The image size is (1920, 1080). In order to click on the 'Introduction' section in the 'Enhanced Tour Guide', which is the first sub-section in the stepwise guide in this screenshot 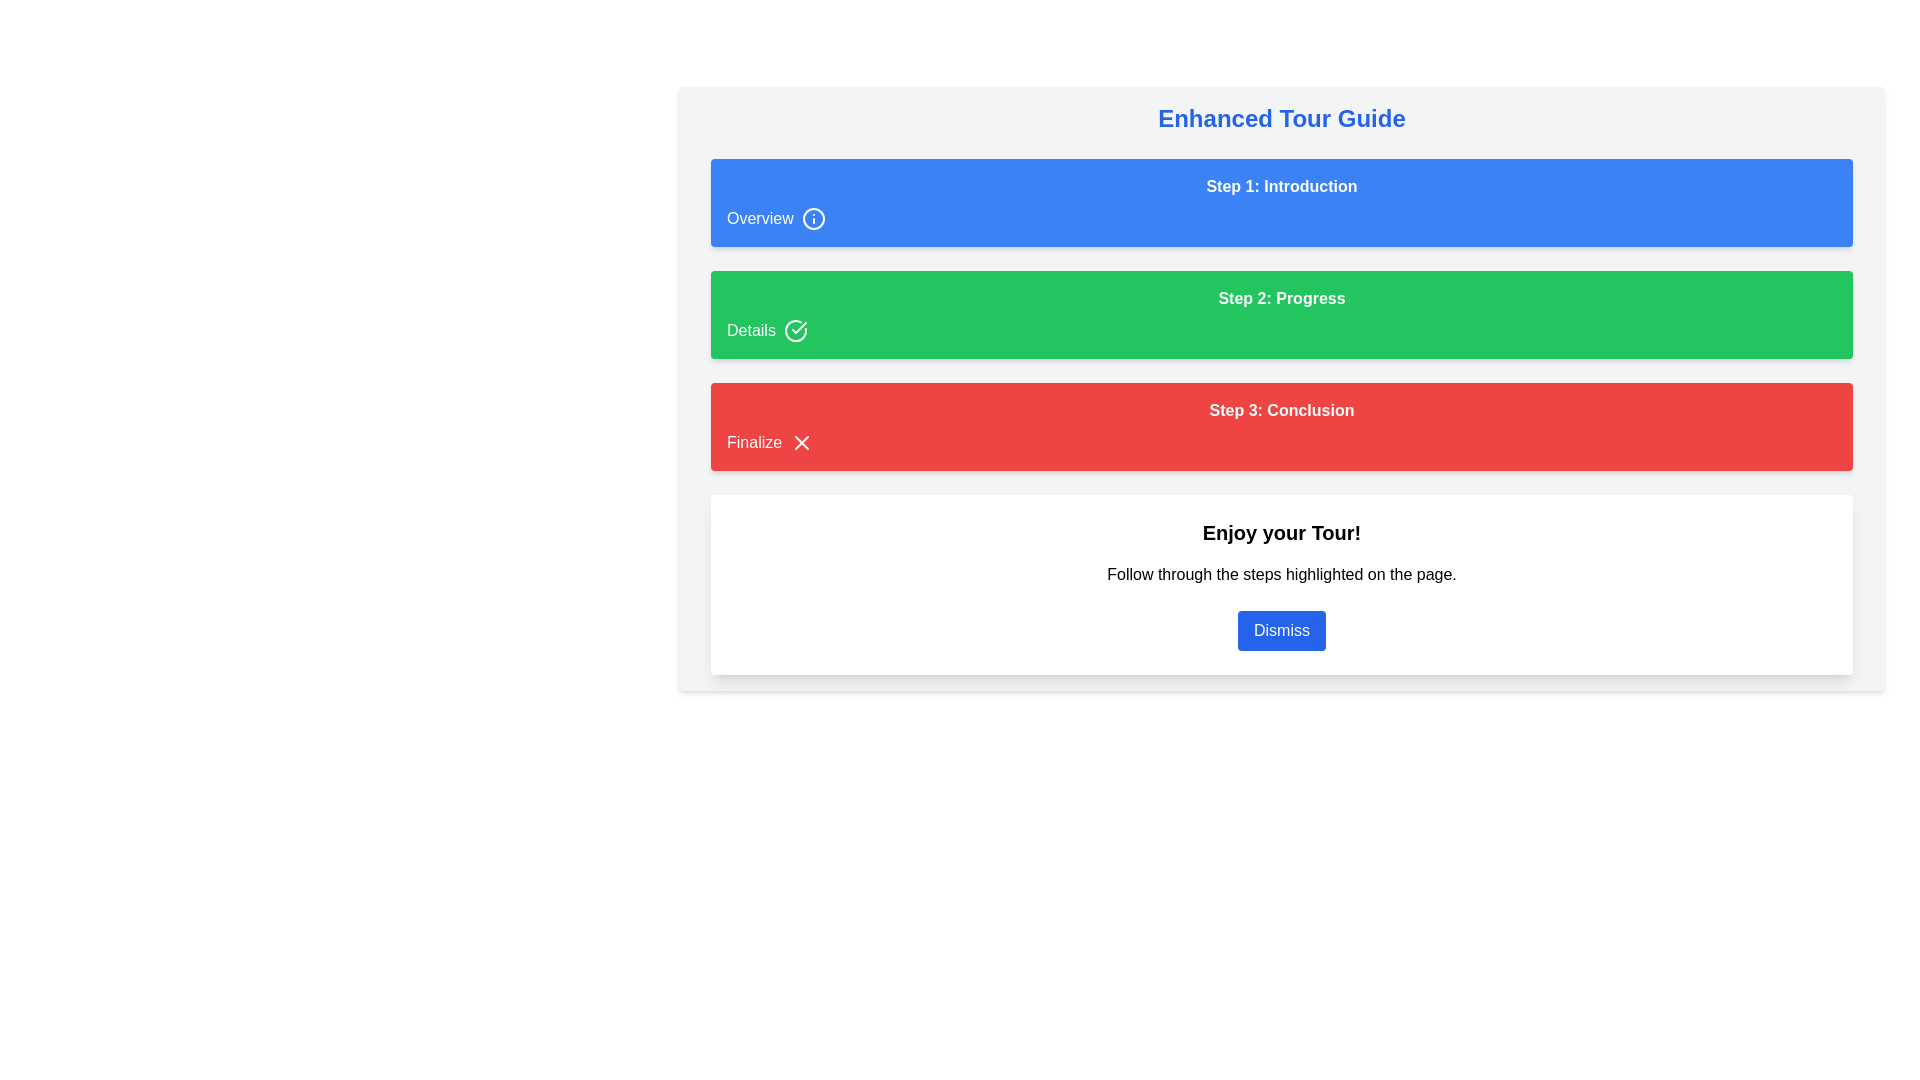, I will do `click(1281, 203)`.